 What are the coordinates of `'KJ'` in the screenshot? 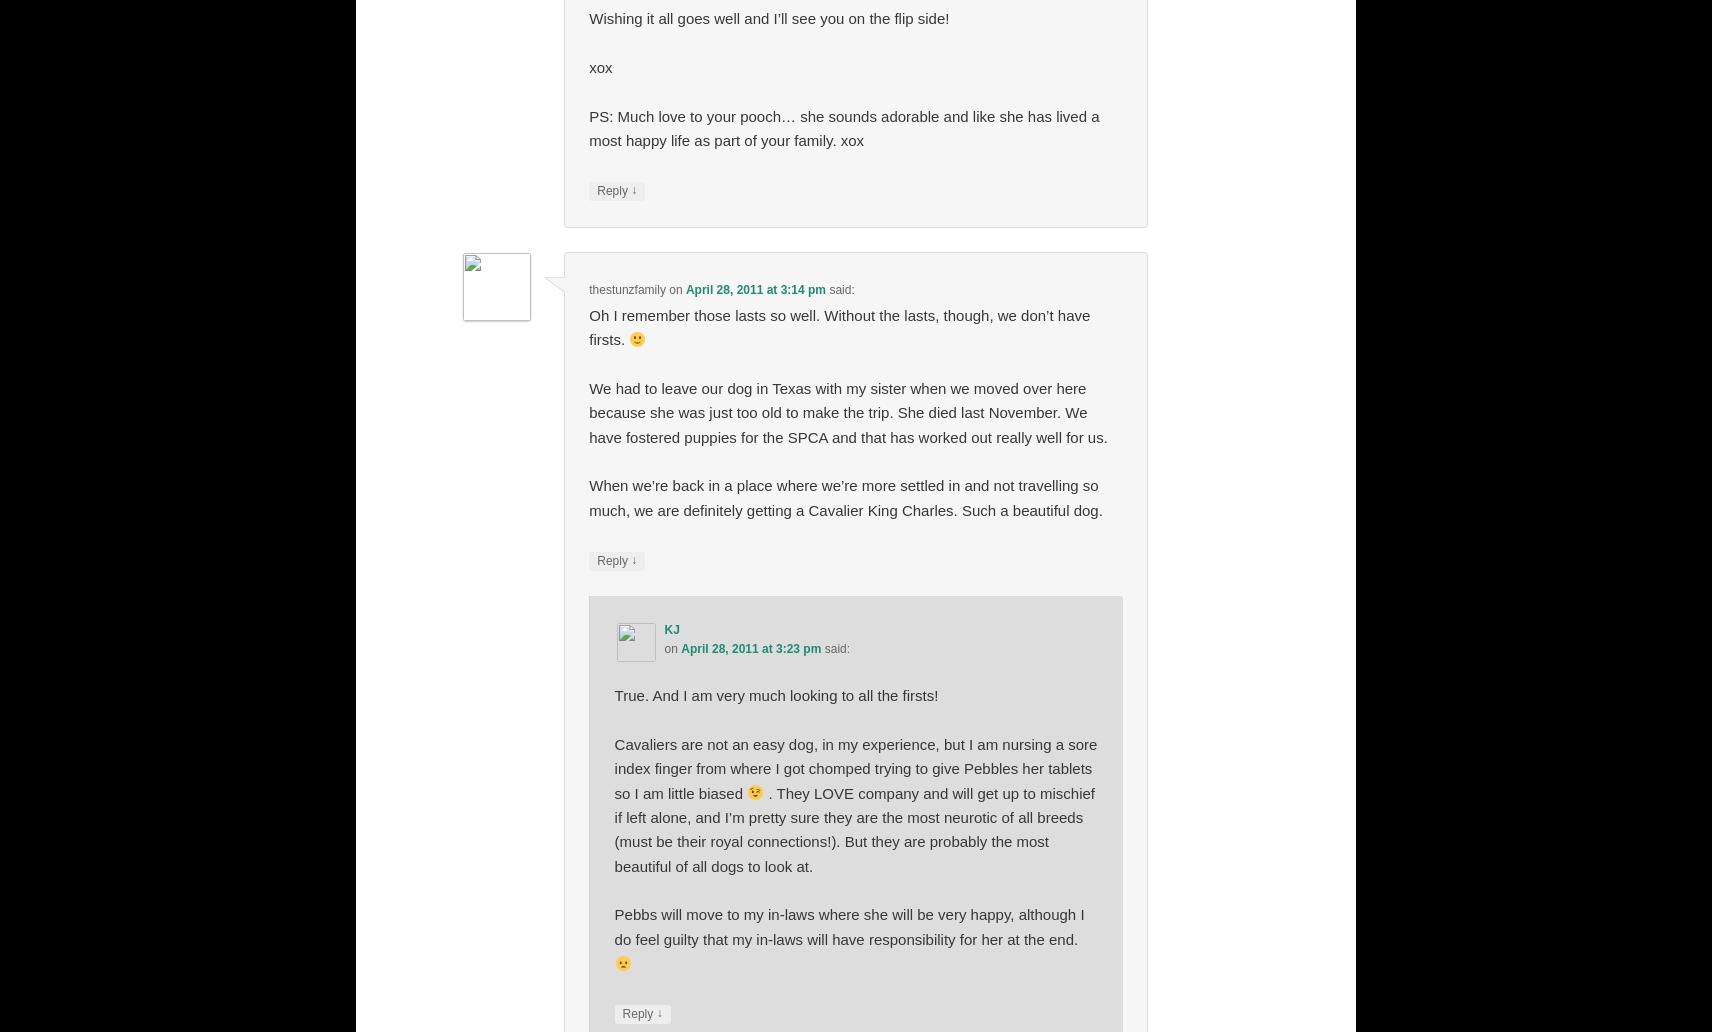 It's located at (664, 629).